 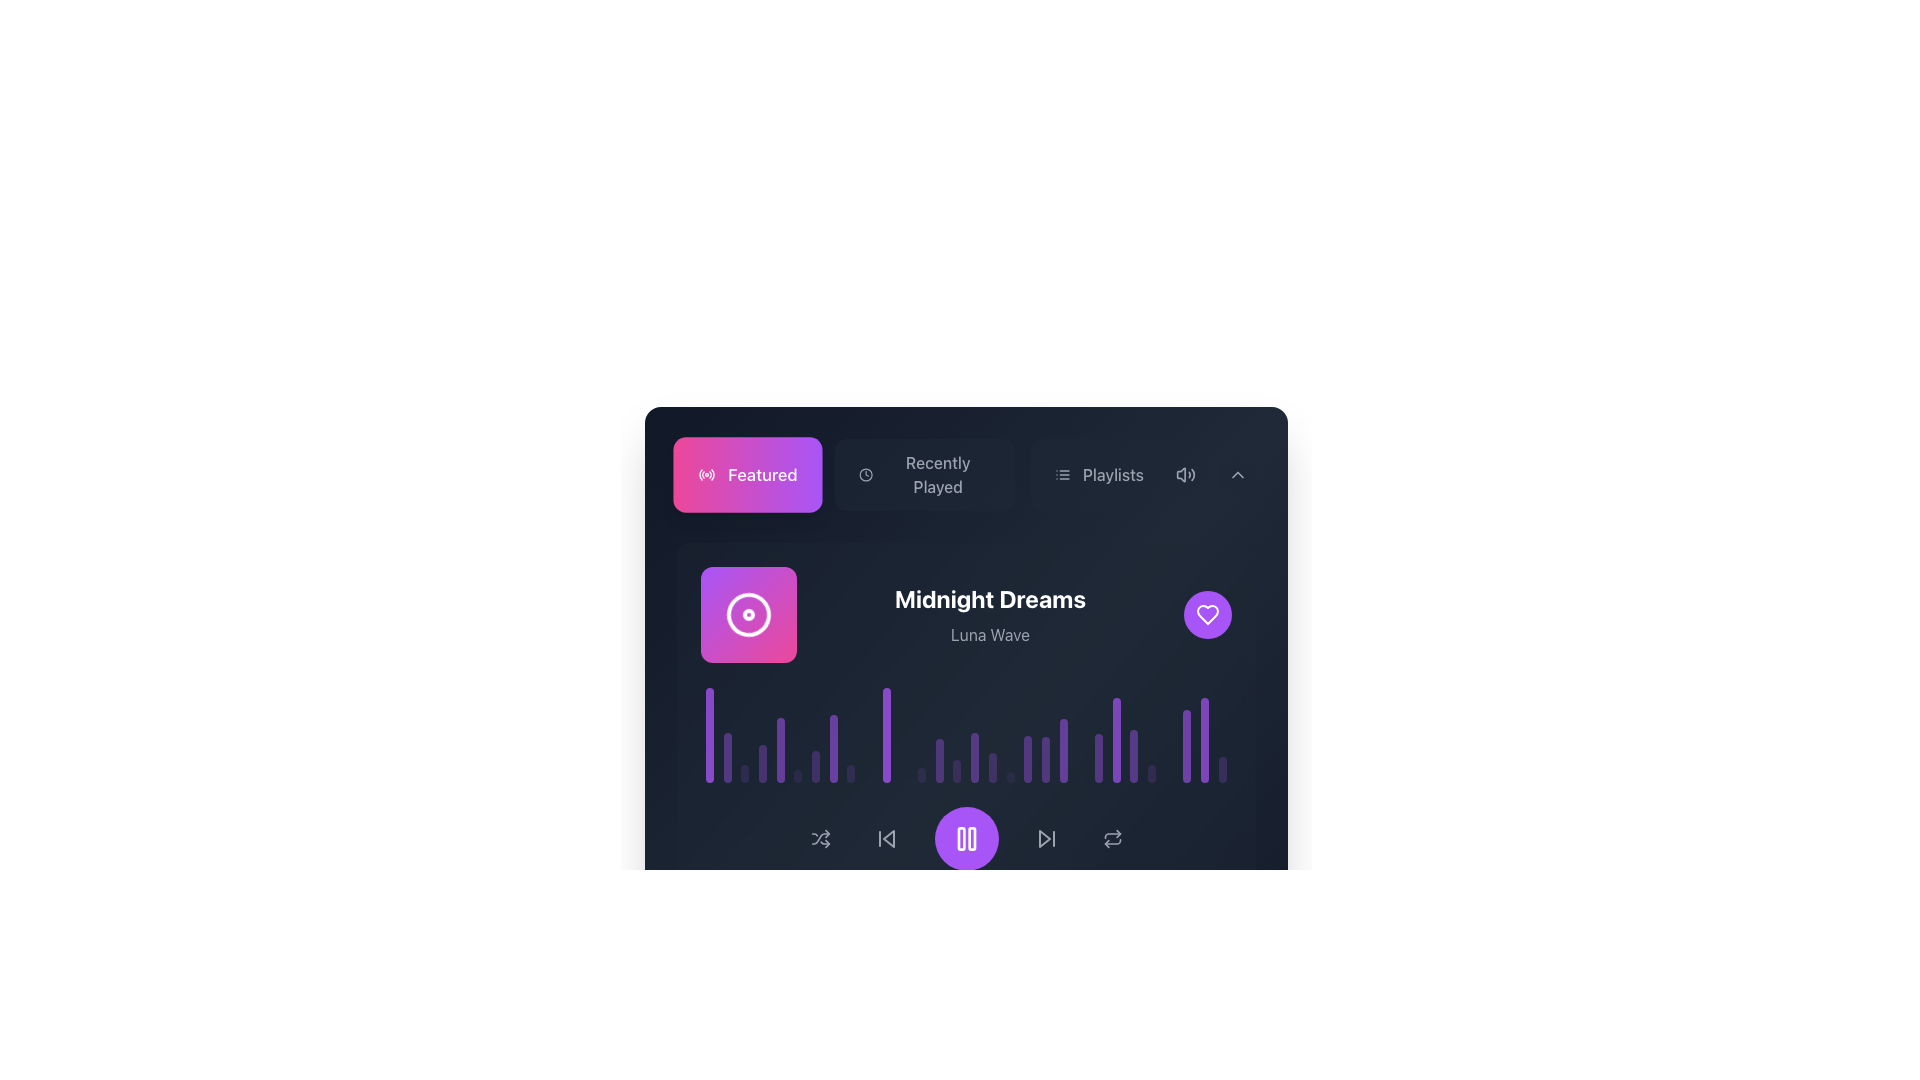 What do you see at coordinates (747, 613) in the screenshot?
I see `the visual changes of the circular indicator with a white outline, located prominently to the left of the song title 'Midnight Dreams'` at bounding box center [747, 613].